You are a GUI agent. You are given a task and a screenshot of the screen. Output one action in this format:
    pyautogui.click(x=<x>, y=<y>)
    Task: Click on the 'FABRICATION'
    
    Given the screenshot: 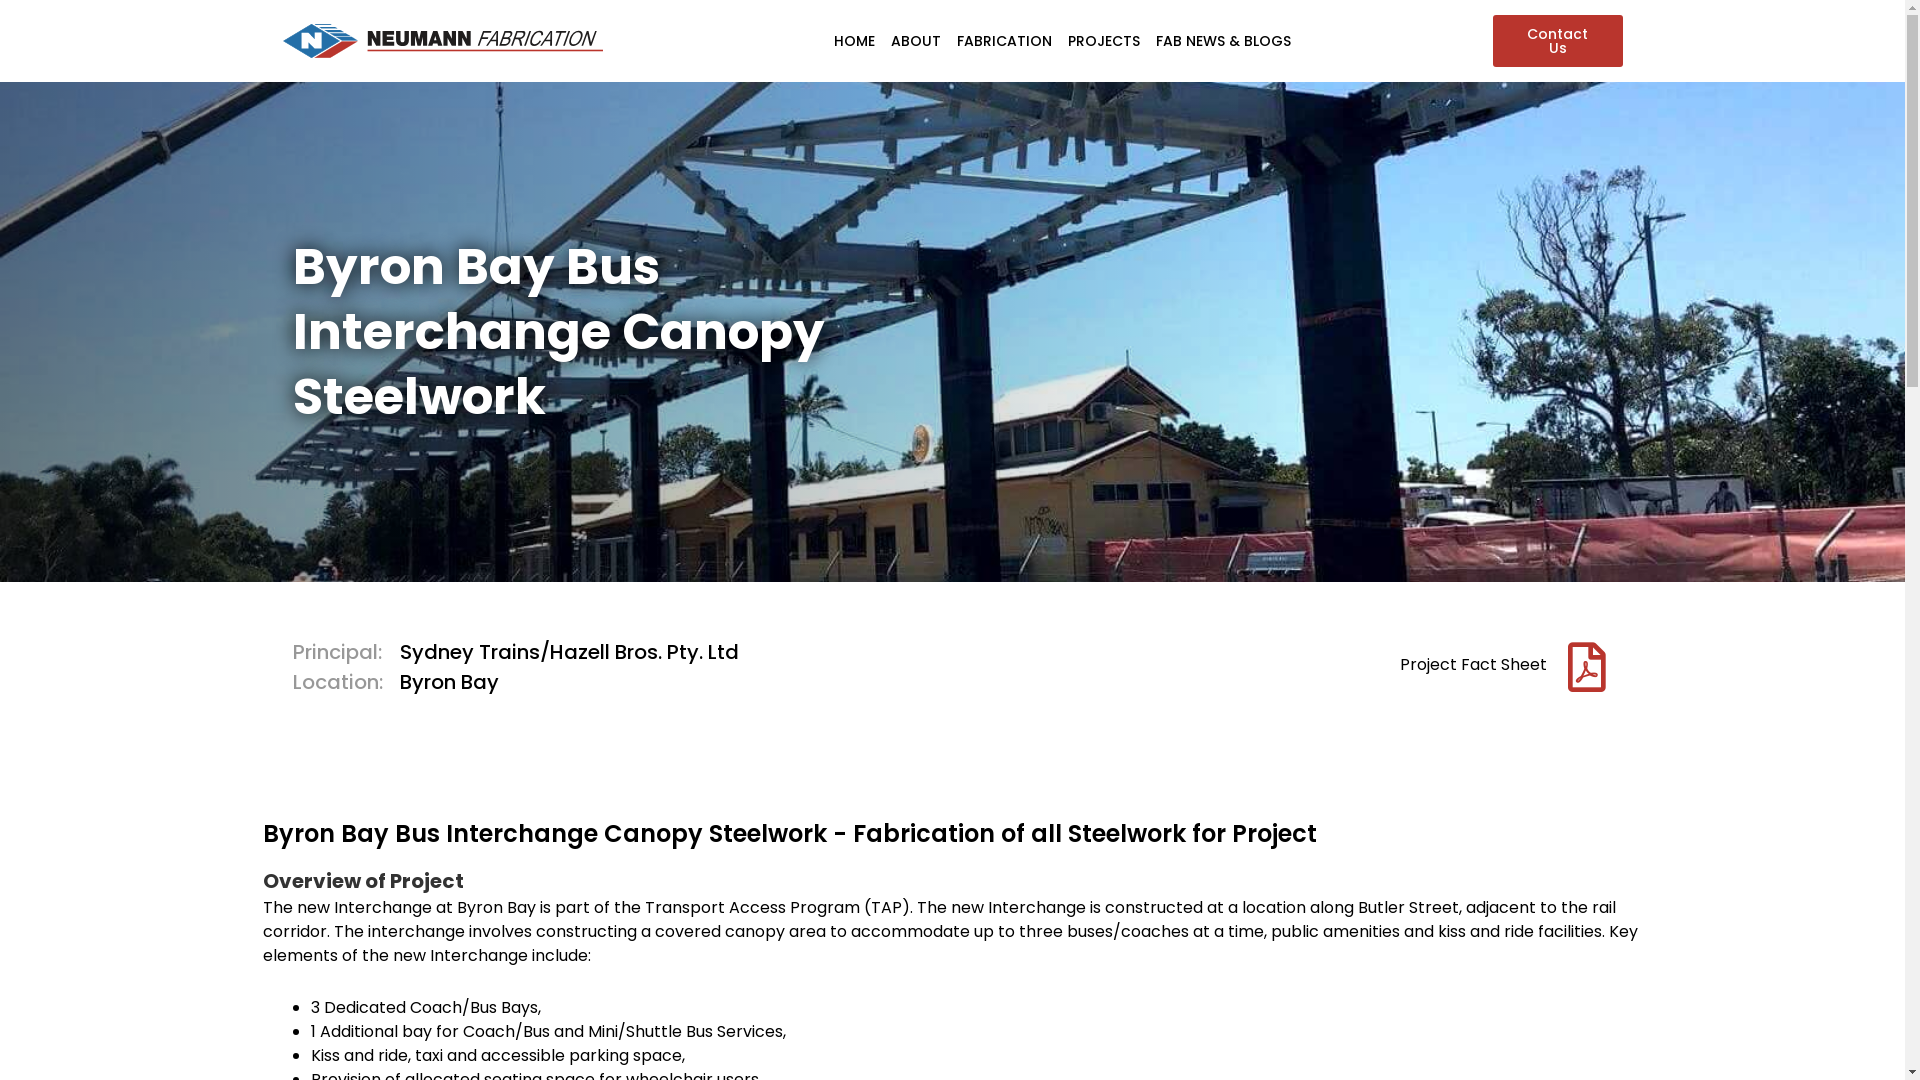 What is the action you would take?
    pyautogui.click(x=1004, y=41)
    